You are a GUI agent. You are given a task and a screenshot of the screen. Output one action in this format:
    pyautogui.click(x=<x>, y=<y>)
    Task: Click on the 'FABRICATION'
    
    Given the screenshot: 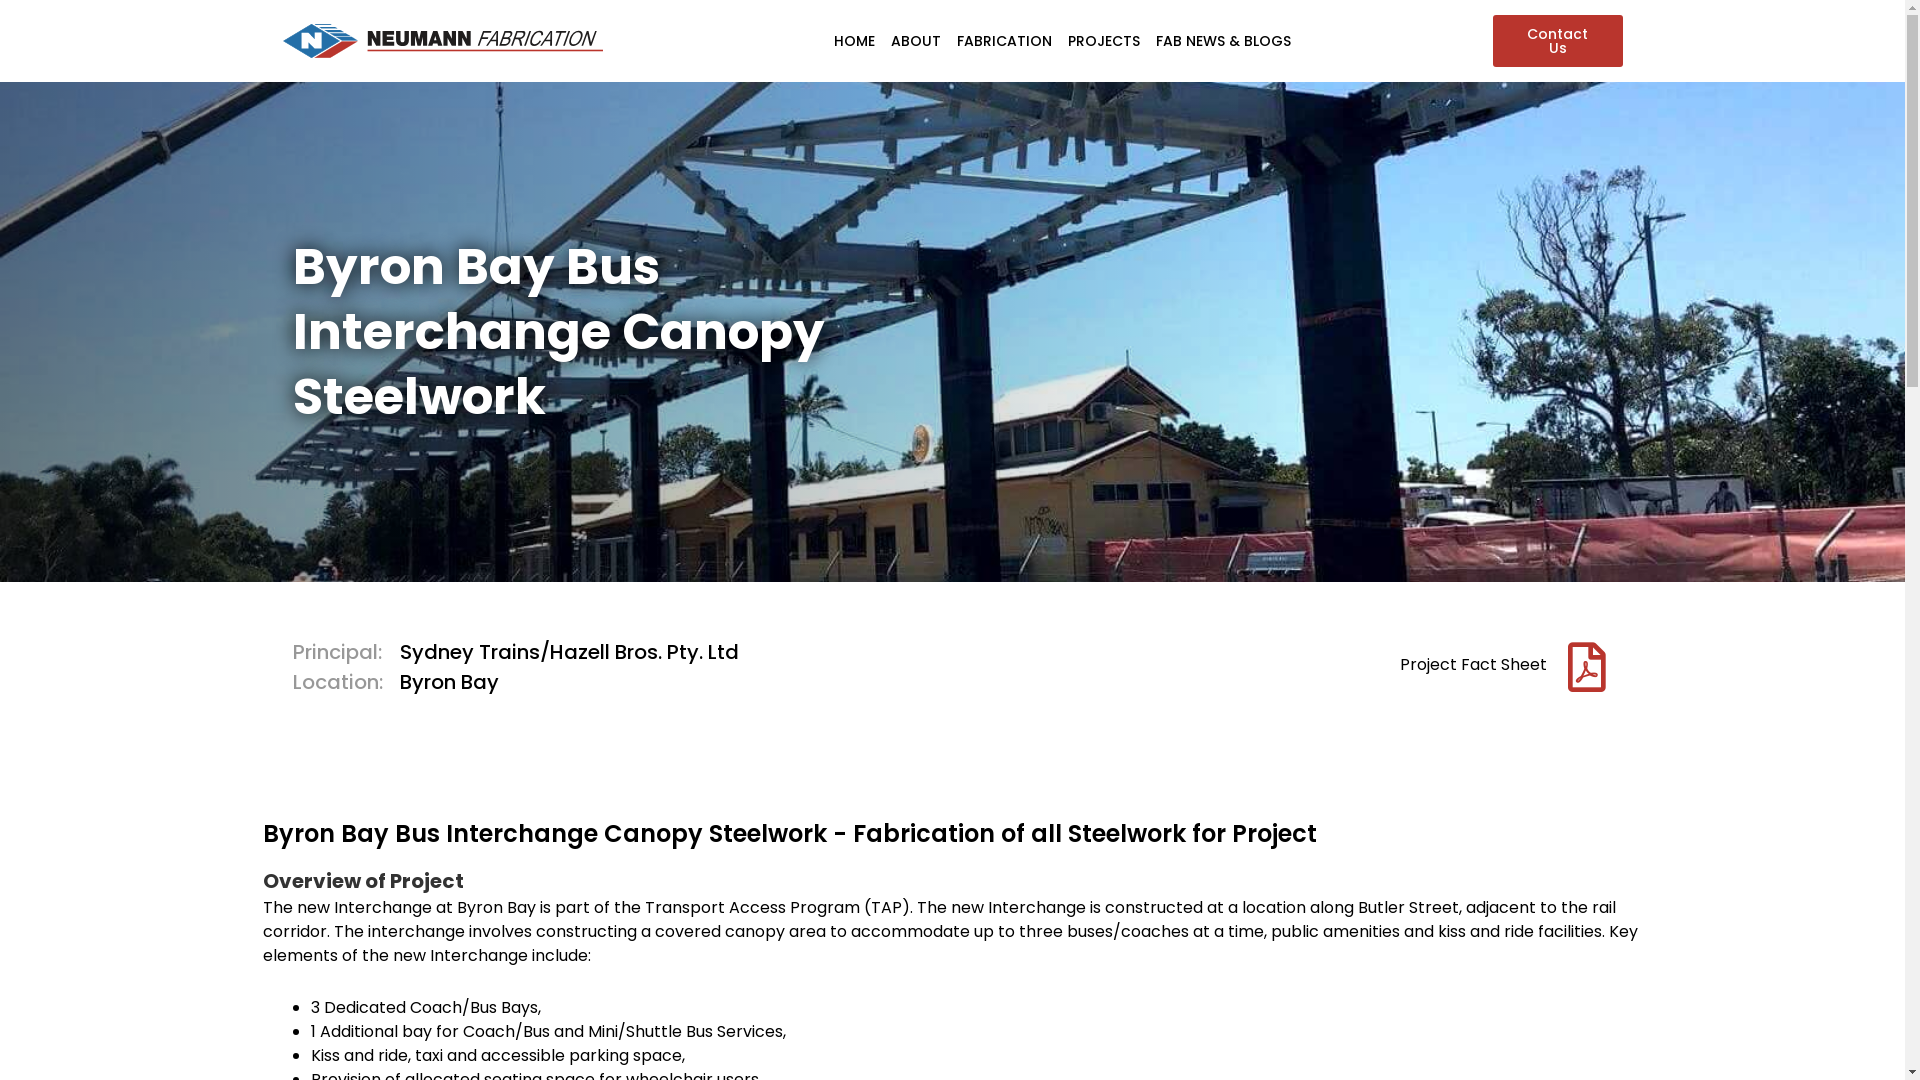 What is the action you would take?
    pyautogui.click(x=1004, y=41)
    